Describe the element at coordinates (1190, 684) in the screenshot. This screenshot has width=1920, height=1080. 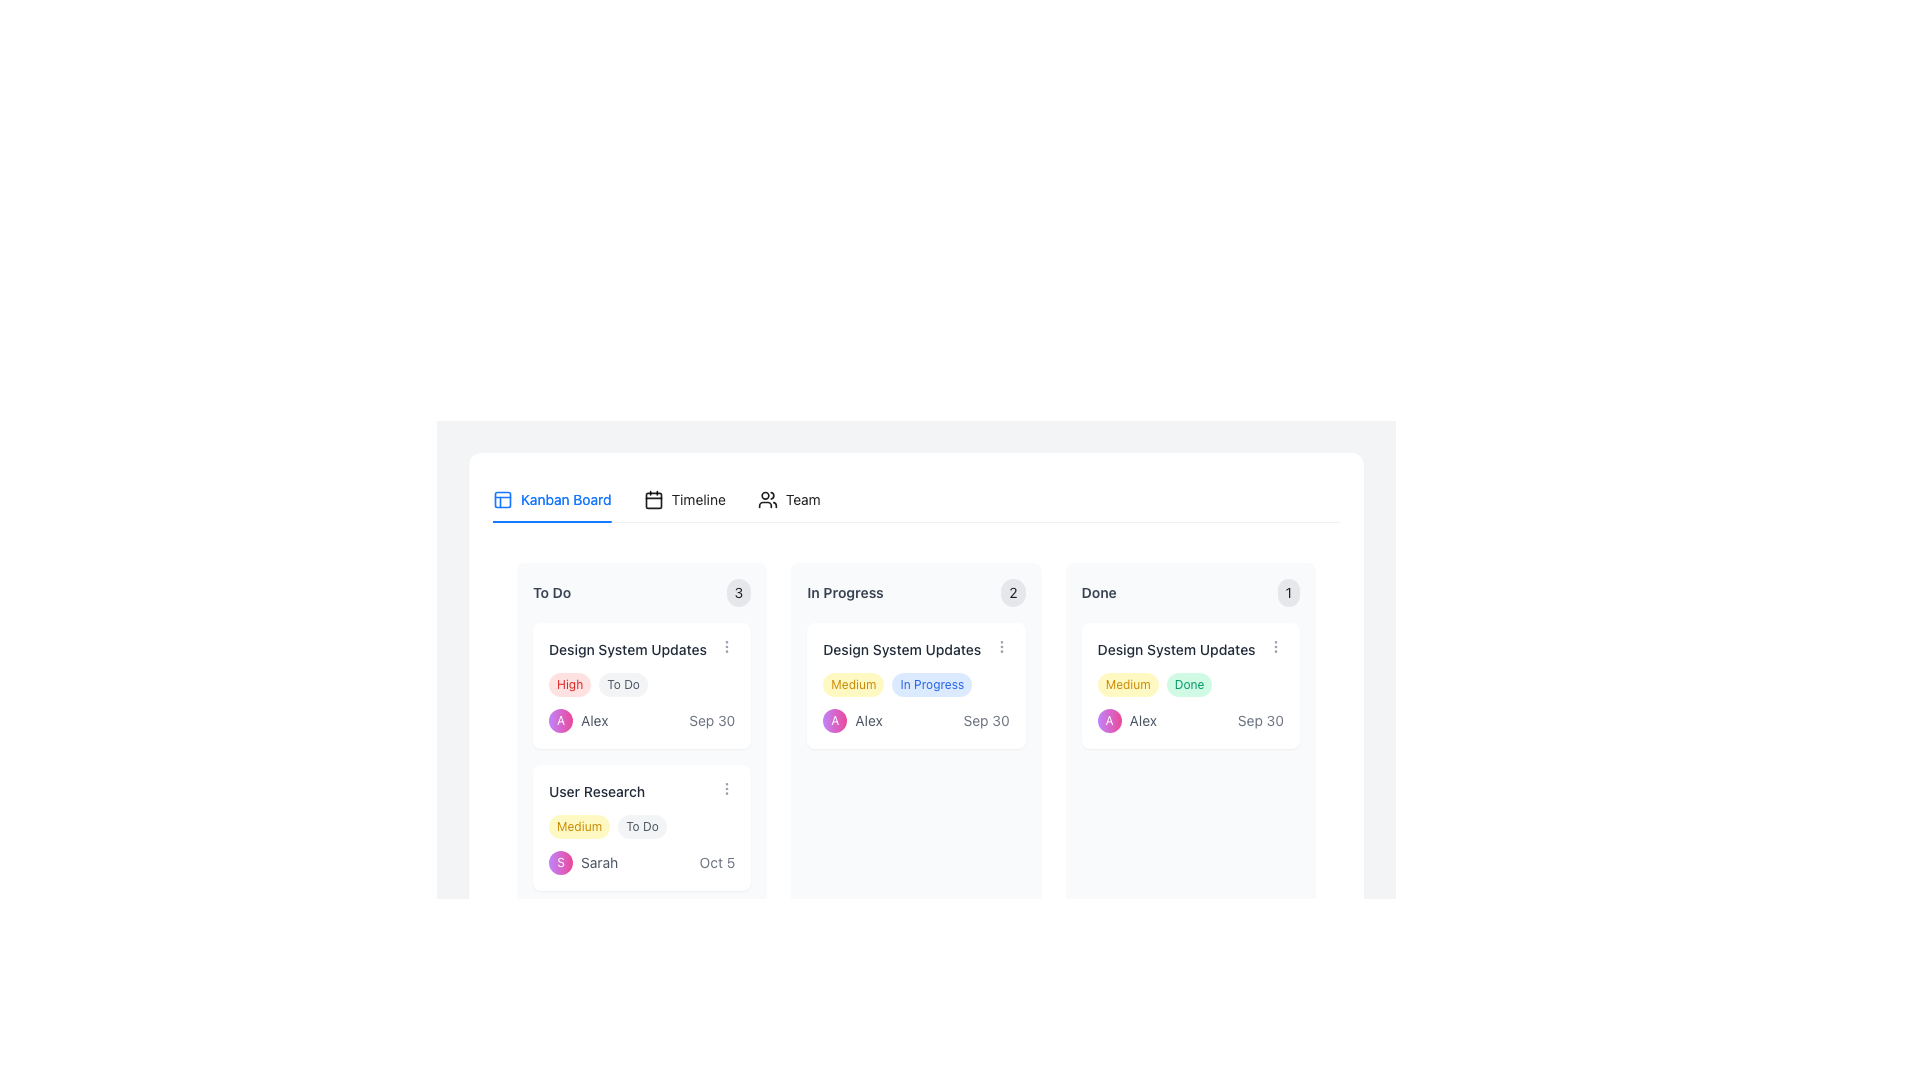
I see `the status and priority displayed in the Label group located under the 'Design System Updates' card in the 'Done' section of the Kanban board` at that location.